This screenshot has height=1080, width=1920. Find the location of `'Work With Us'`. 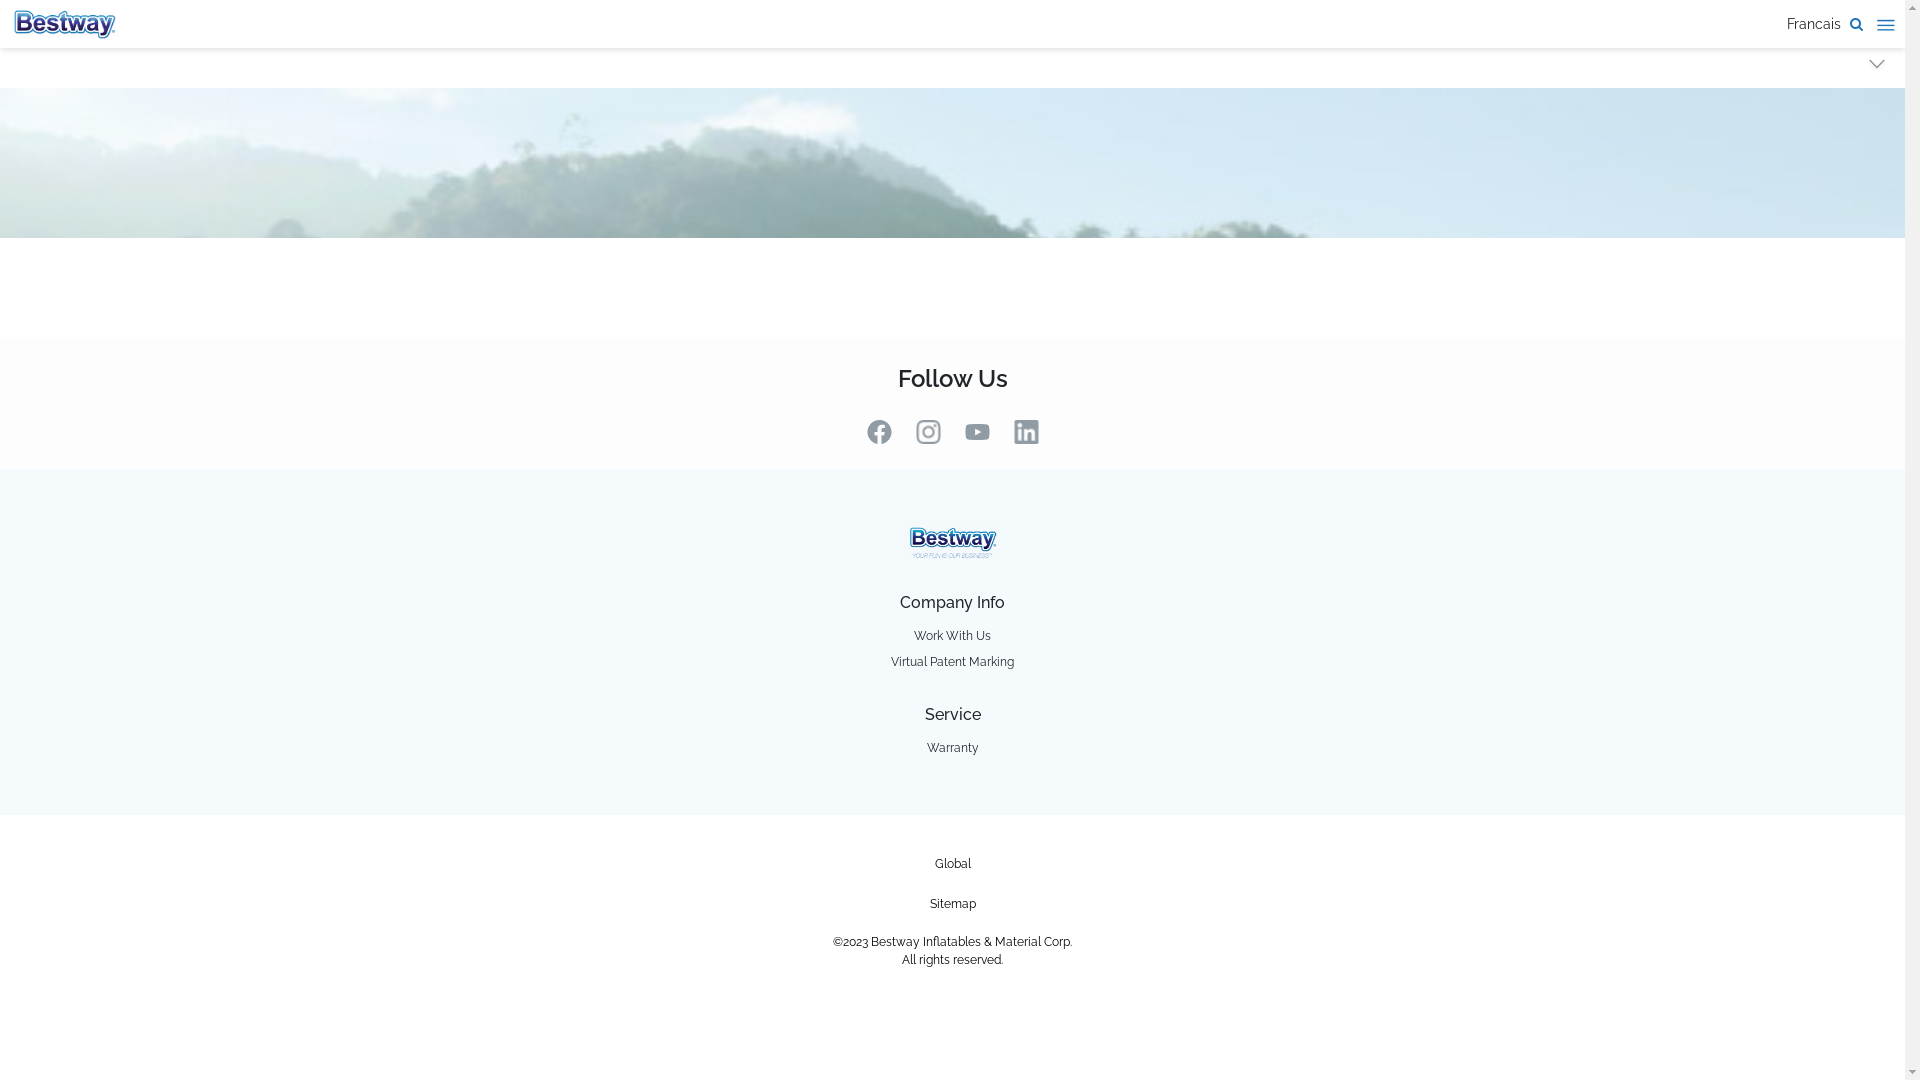

'Work With Us' is located at coordinates (951, 636).